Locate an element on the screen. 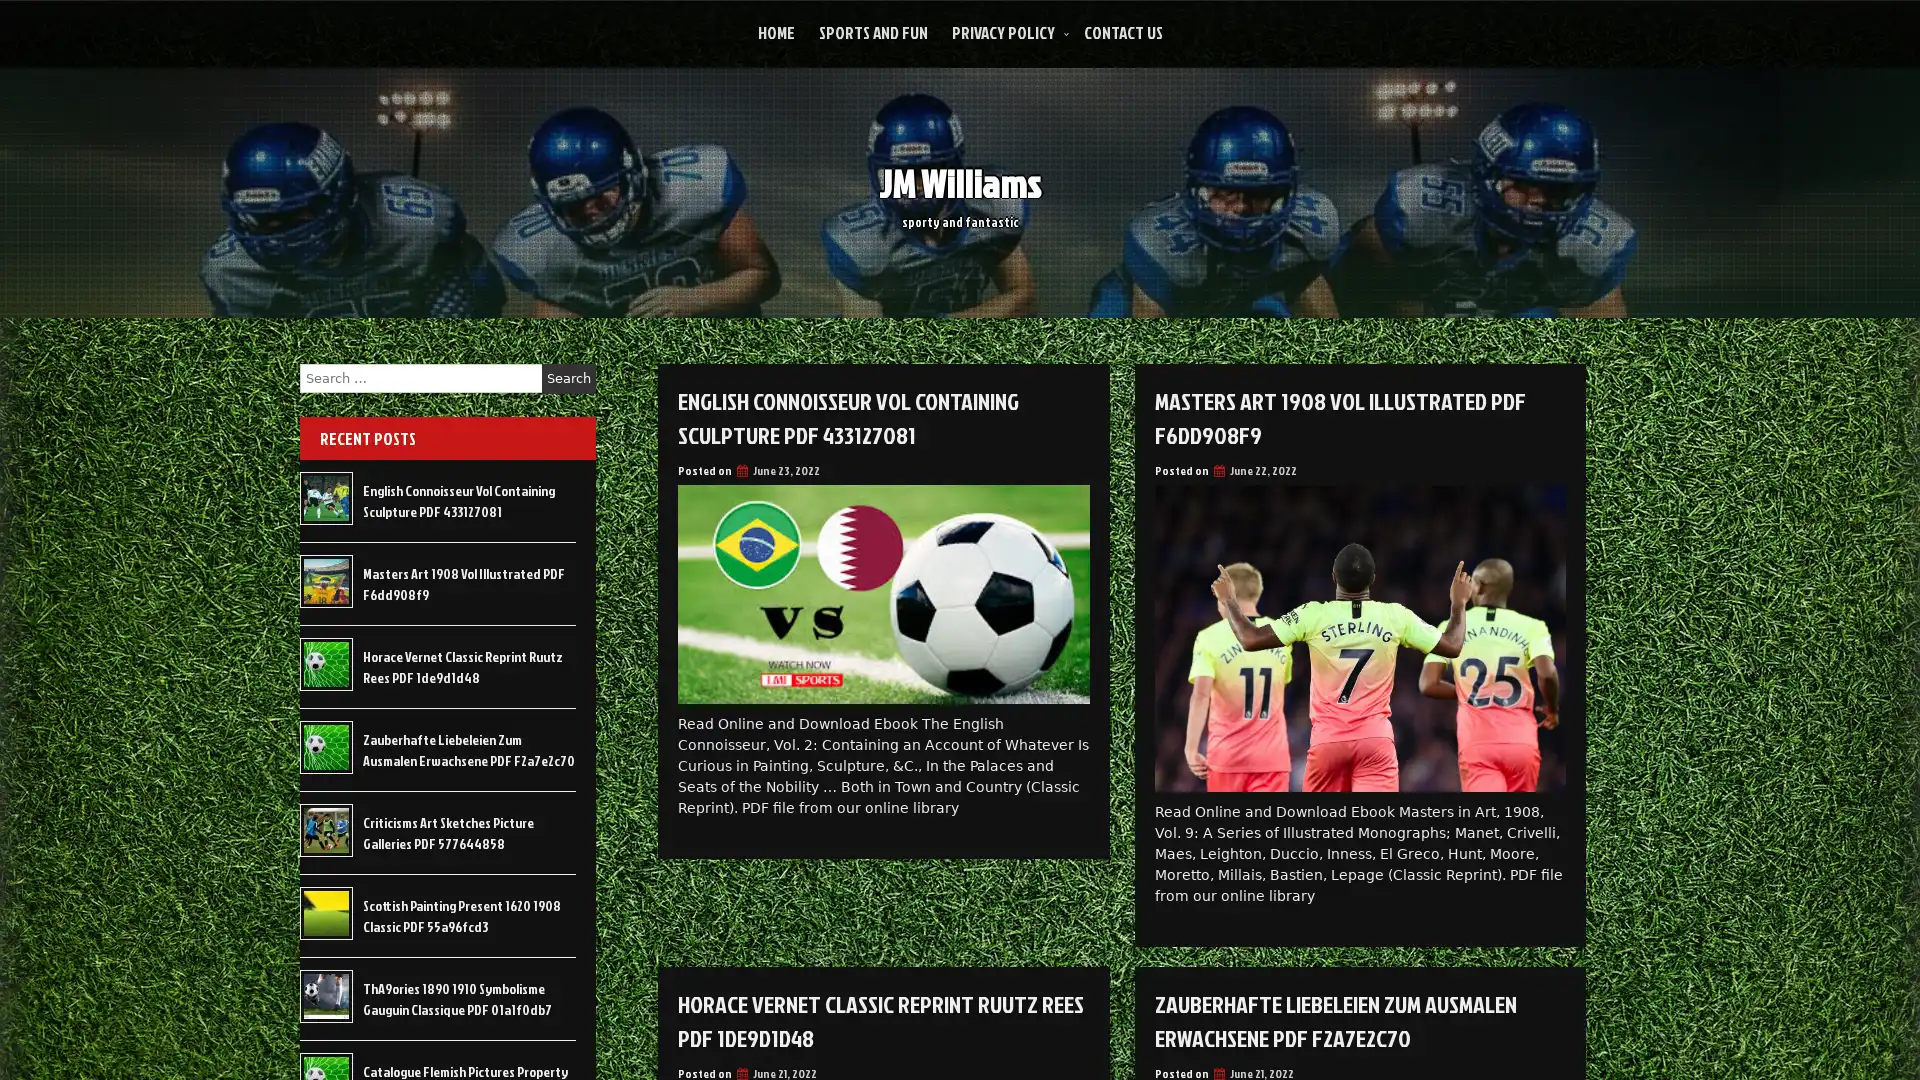 The image size is (1920, 1080). Search is located at coordinates (568, 378).